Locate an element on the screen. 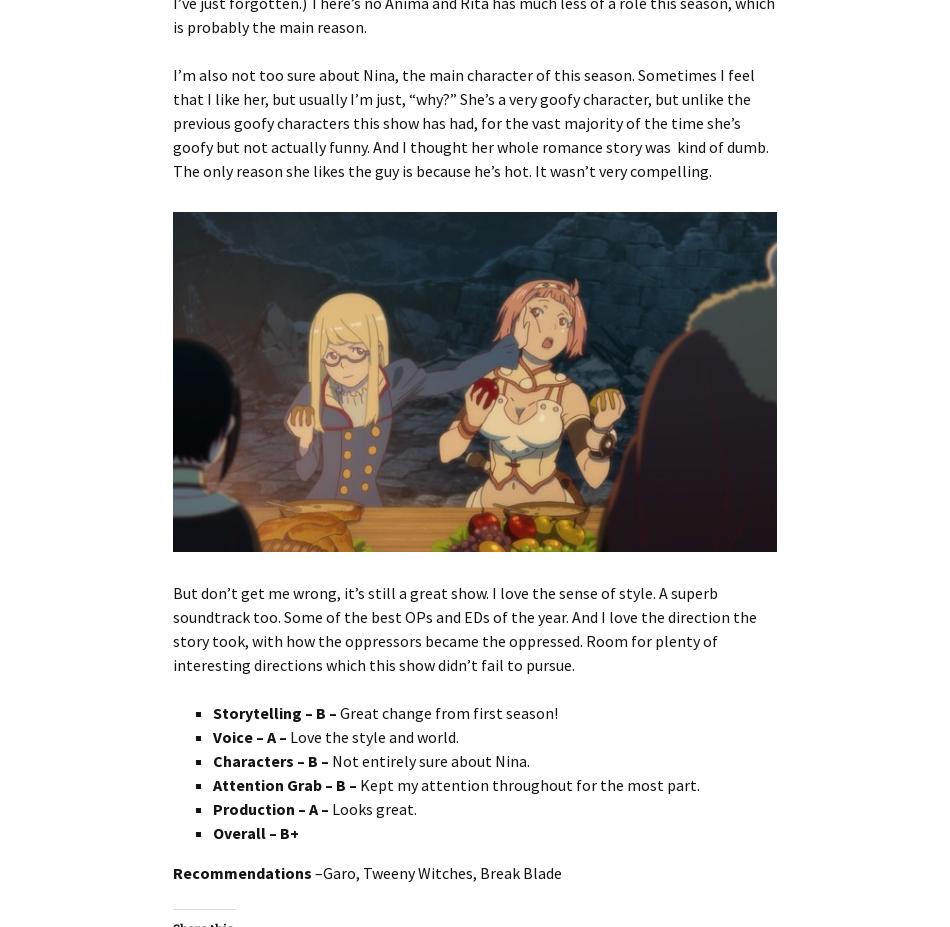 This screenshot has height=927, width=950. 'Characters – B –' is located at coordinates (271, 758).